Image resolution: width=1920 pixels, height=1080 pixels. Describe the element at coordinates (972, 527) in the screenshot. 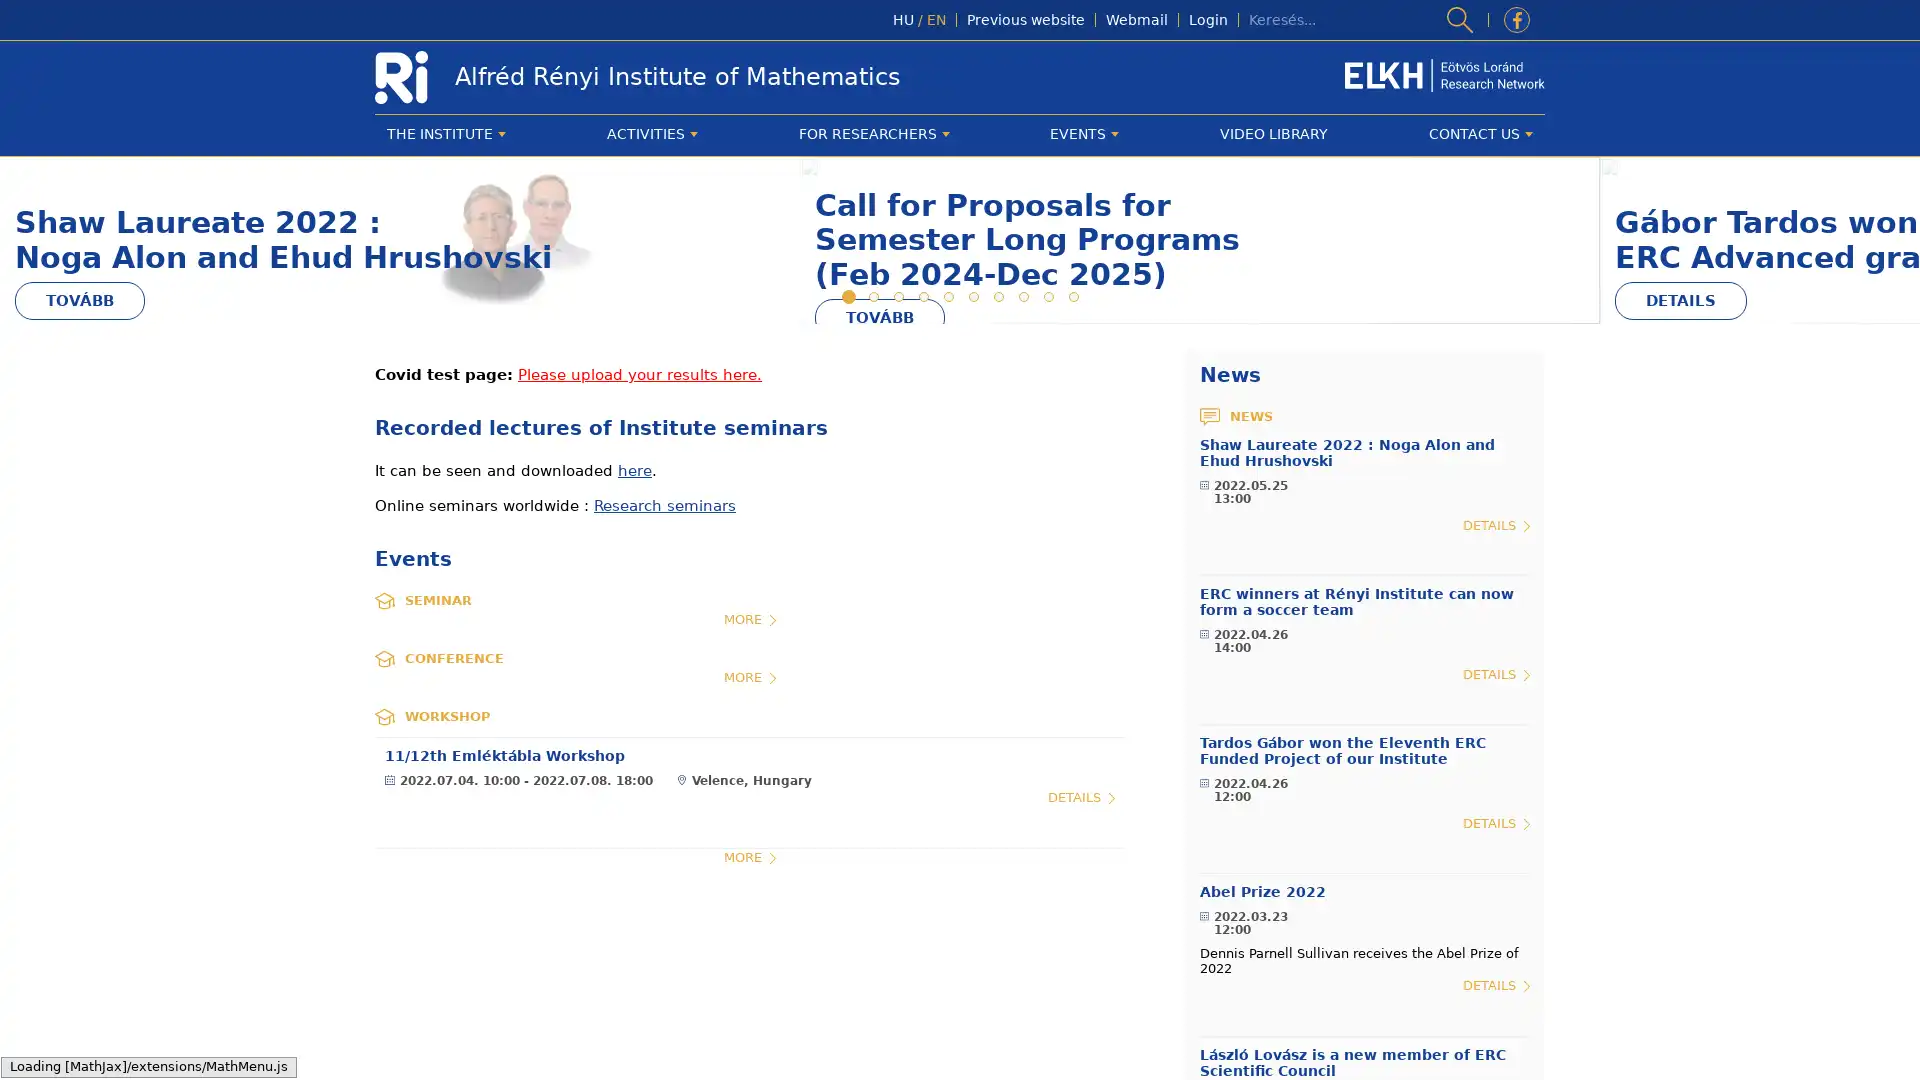

I see `6` at that location.